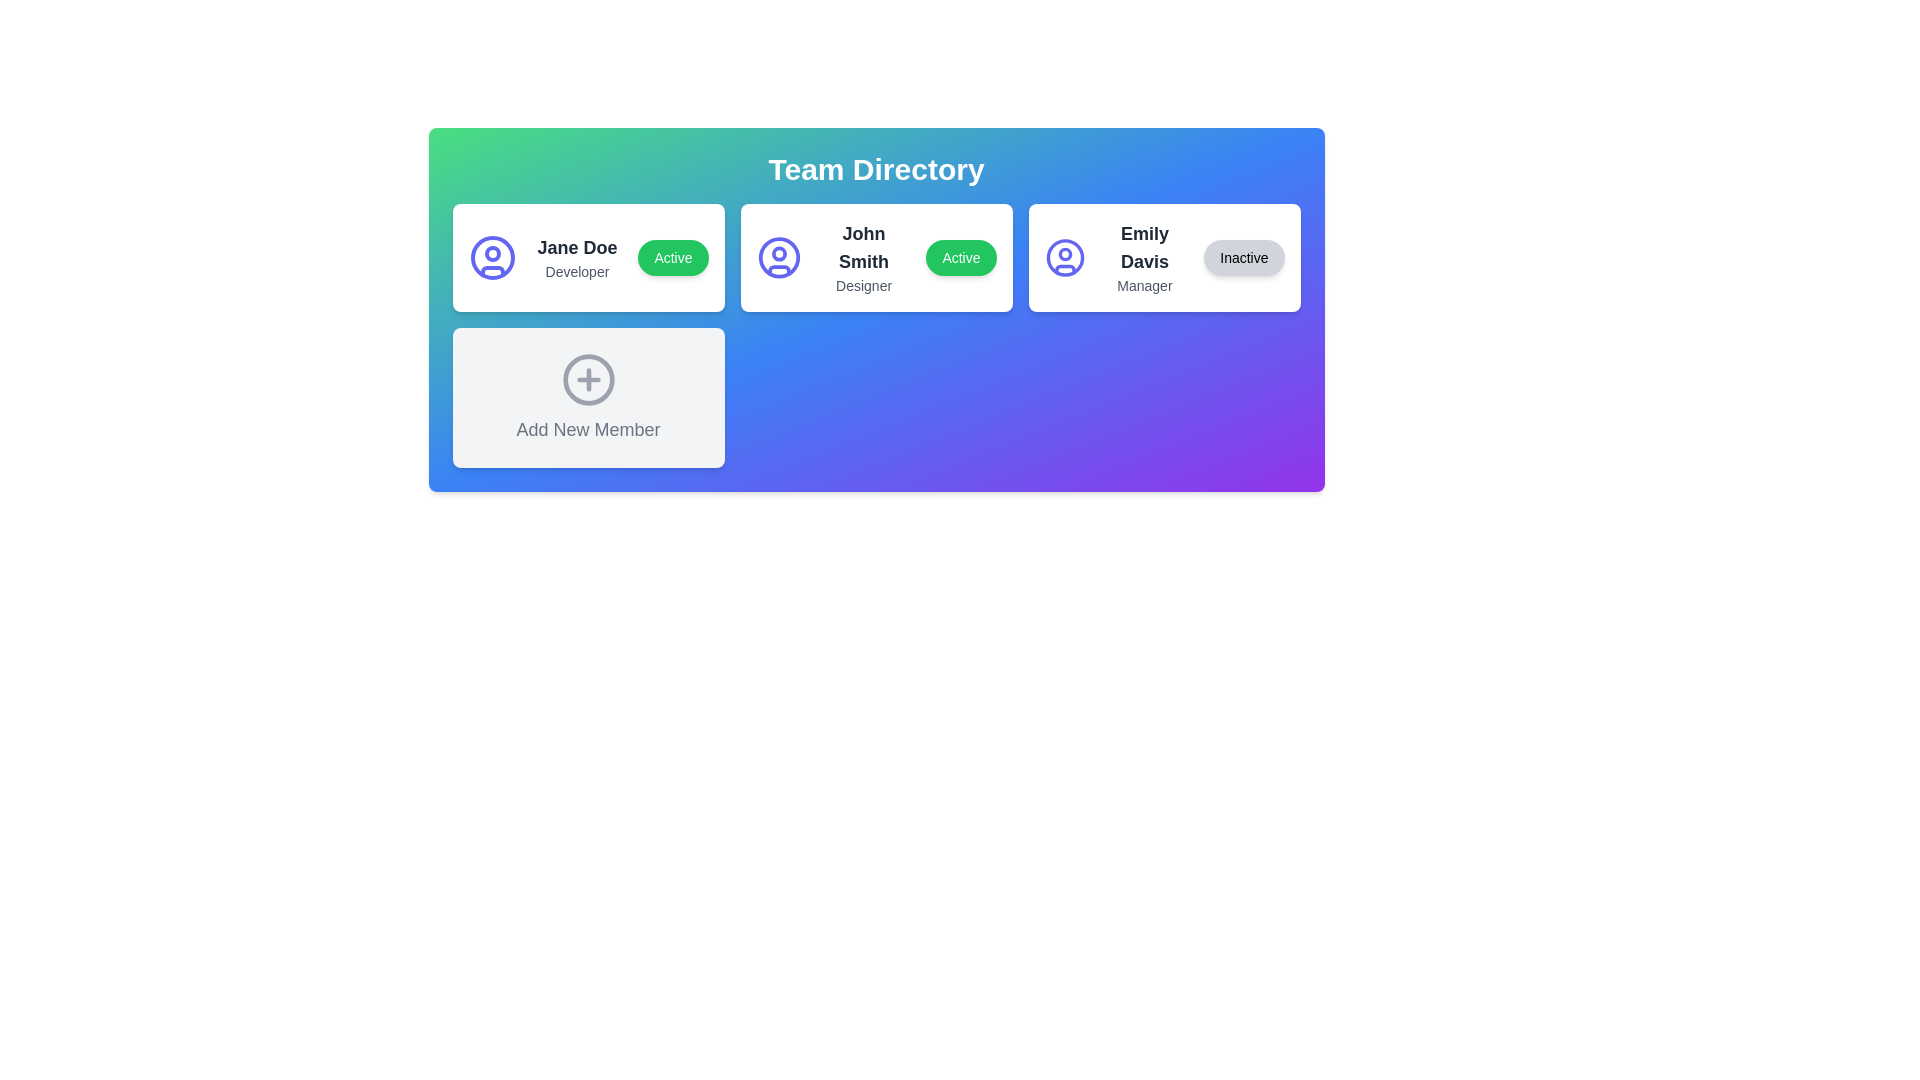 The image size is (1920, 1080). Describe the element at coordinates (864, 285) in the screenshot. I see `the text label that indicates the role or position of the individual in the central user card, located beneath the 'John Smith' text element` at that location.